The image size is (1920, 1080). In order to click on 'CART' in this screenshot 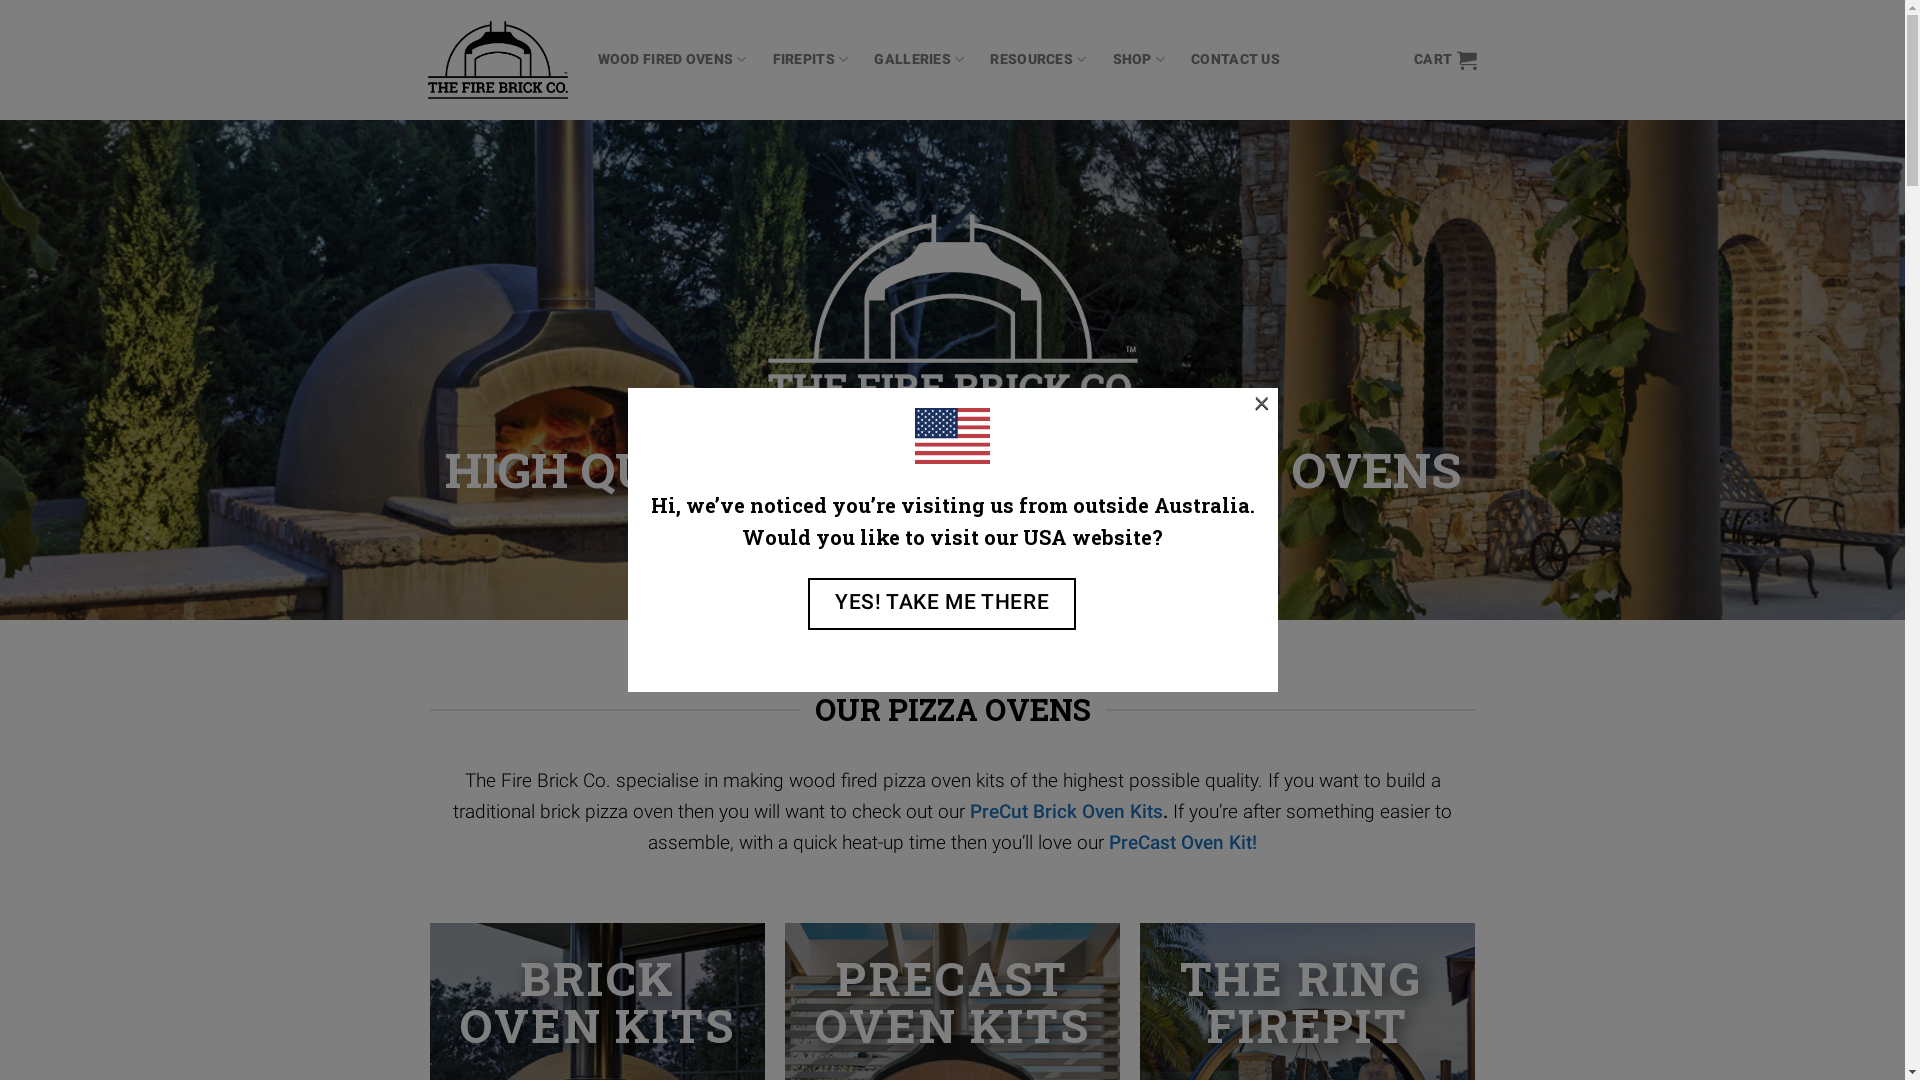, I will do `click(1445, 59)`.